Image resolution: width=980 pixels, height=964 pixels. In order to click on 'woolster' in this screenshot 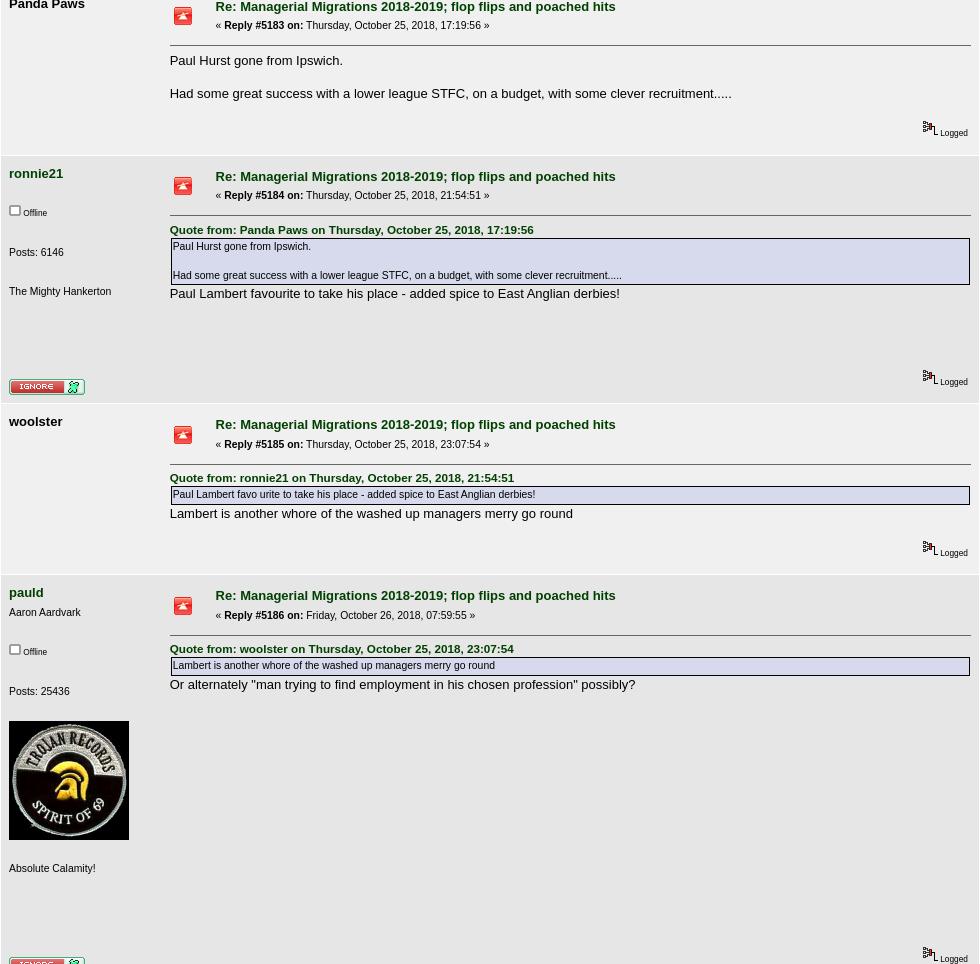, I will do `click(35, 420)`.